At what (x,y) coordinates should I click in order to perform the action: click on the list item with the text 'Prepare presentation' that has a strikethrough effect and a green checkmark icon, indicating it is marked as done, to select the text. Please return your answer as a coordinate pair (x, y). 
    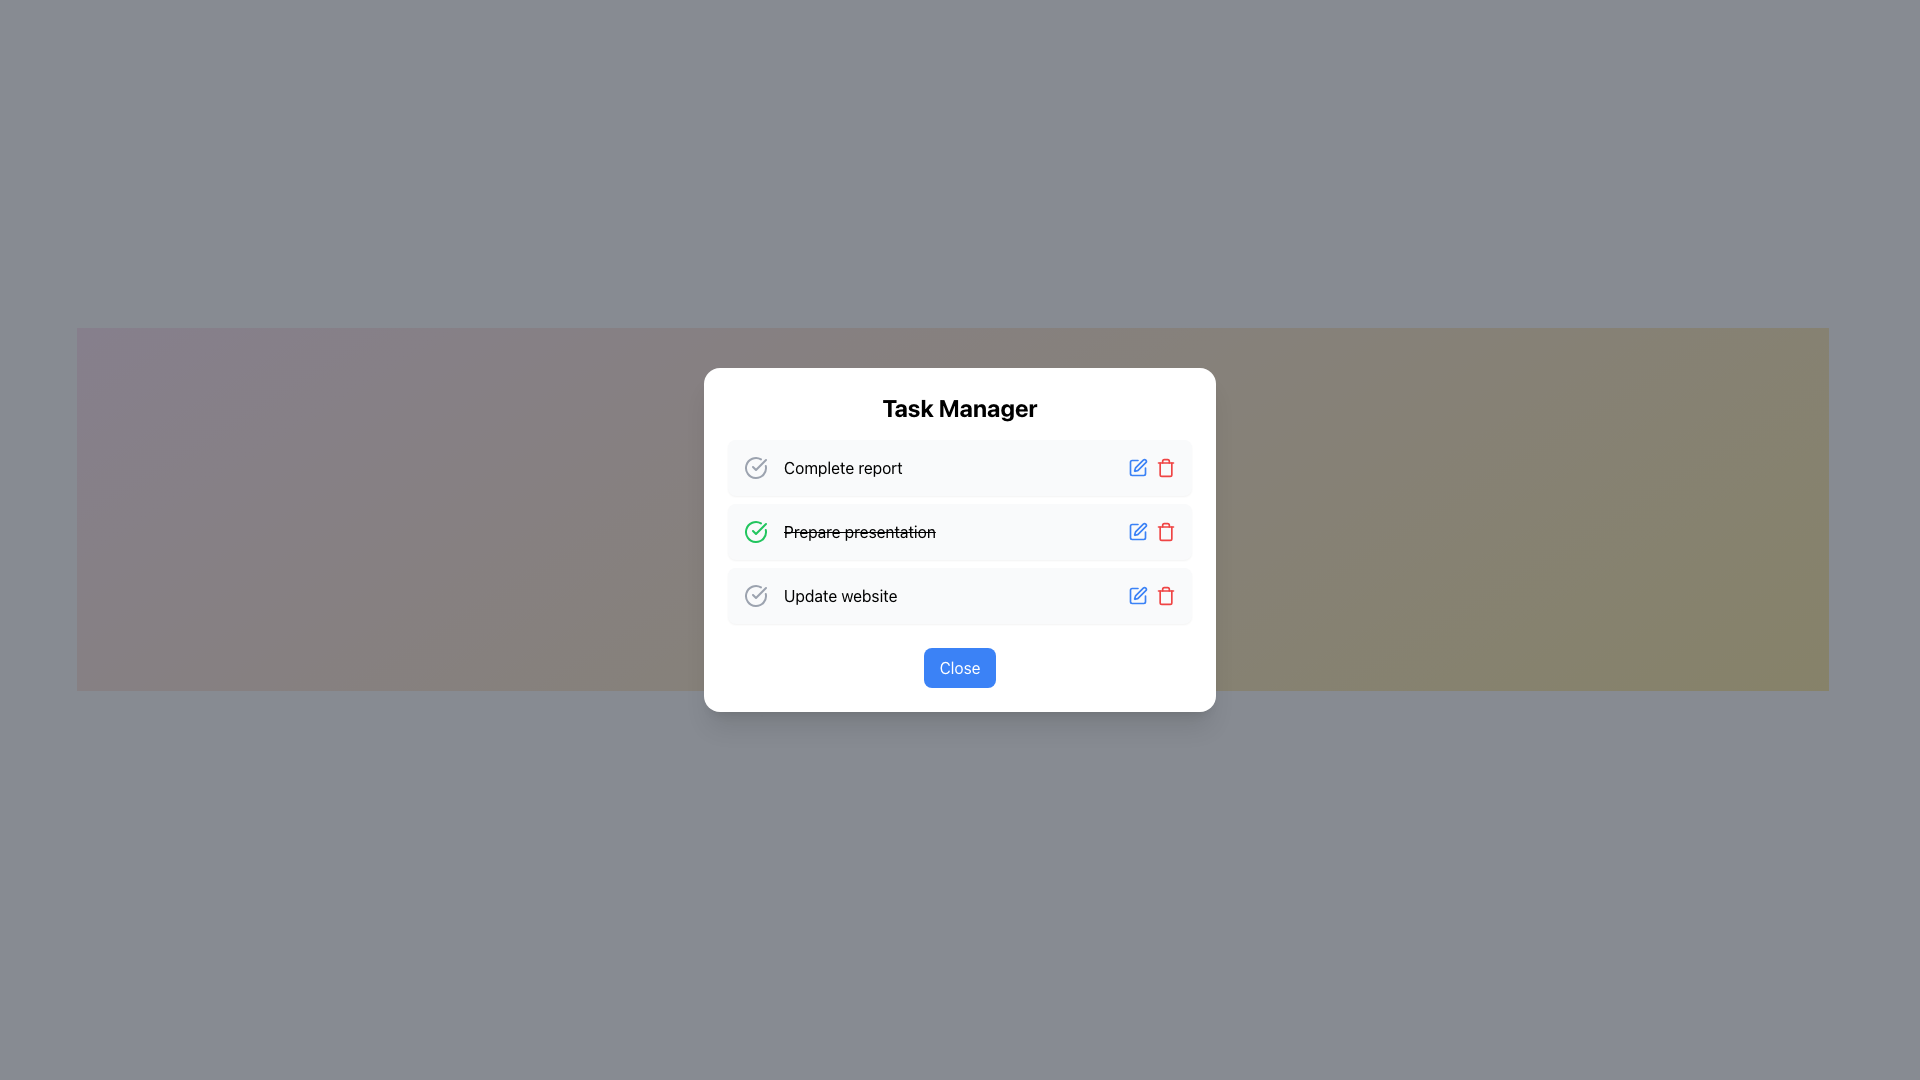
    Looking at the image, I should click on (840, 531).